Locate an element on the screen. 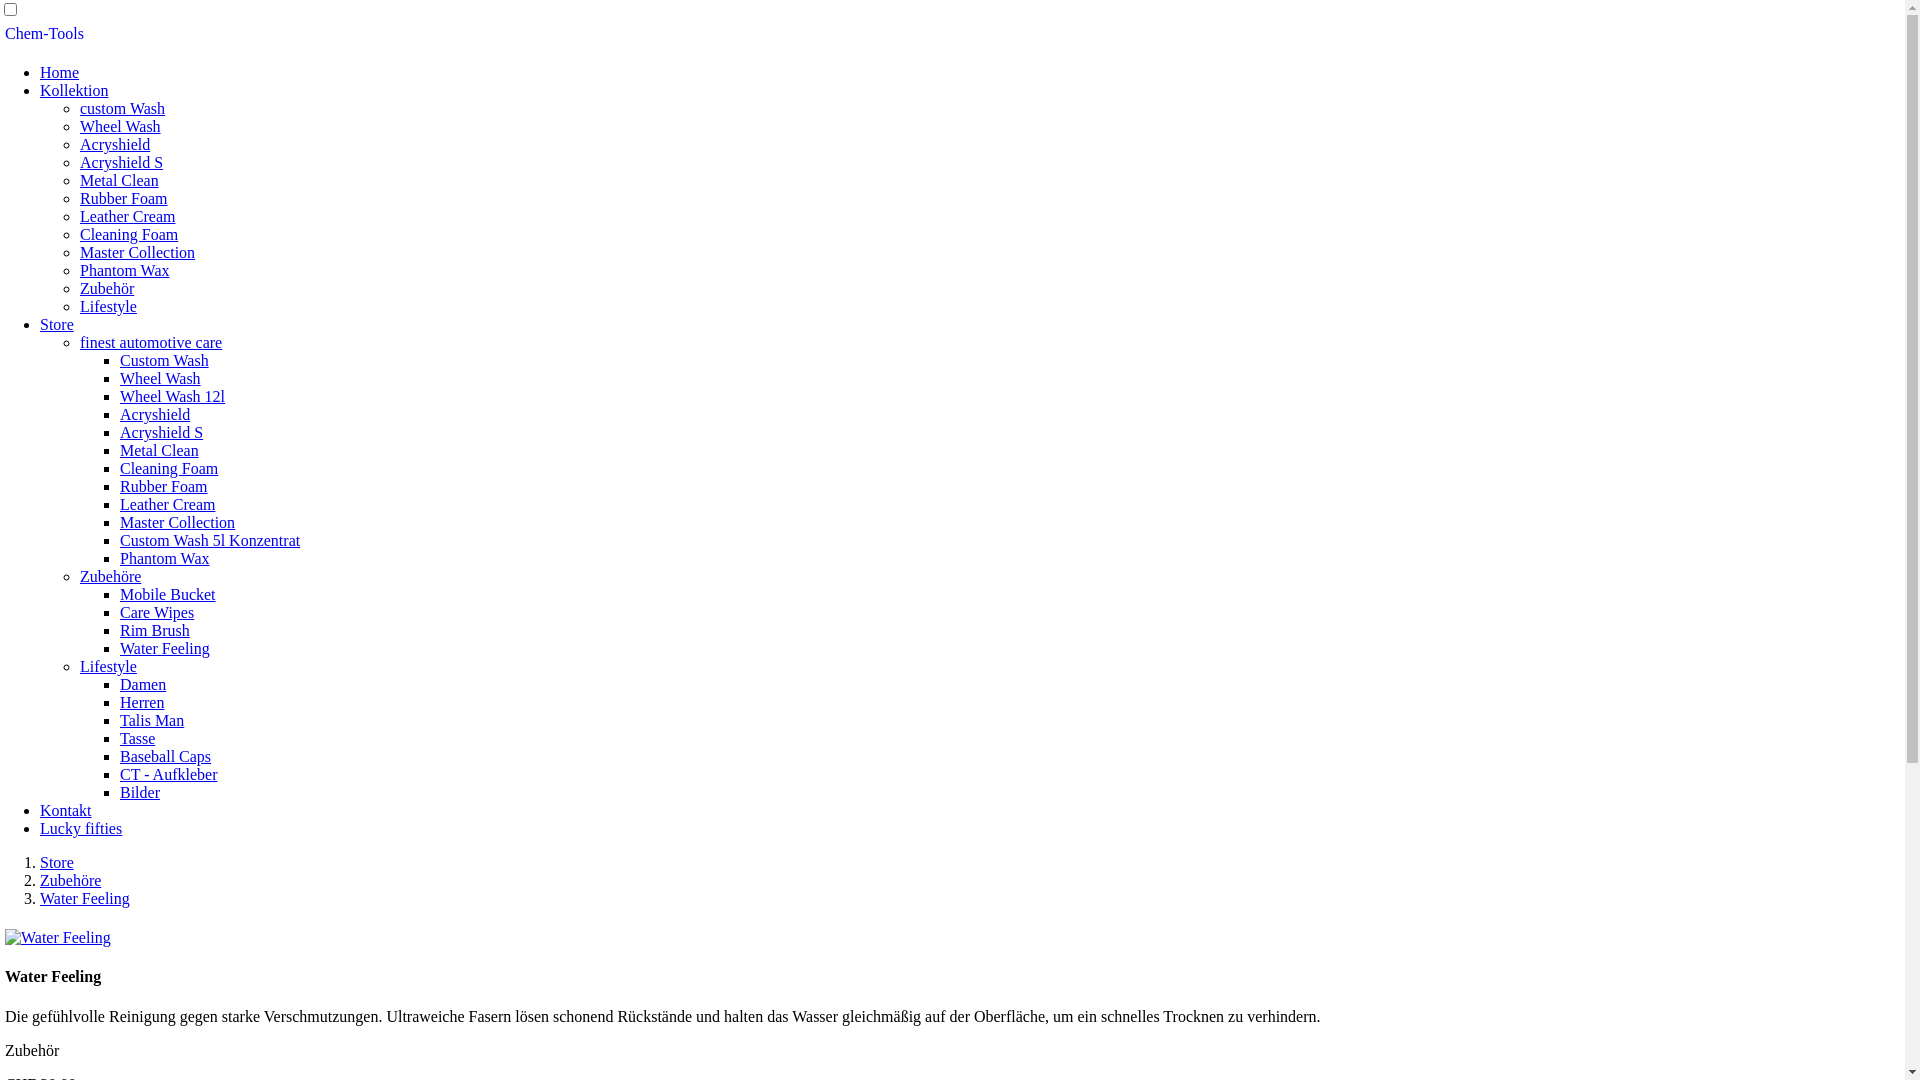 This screenshot has width=1920, height=1080. 'Metal Clean' is located at coordinates (158, 450).